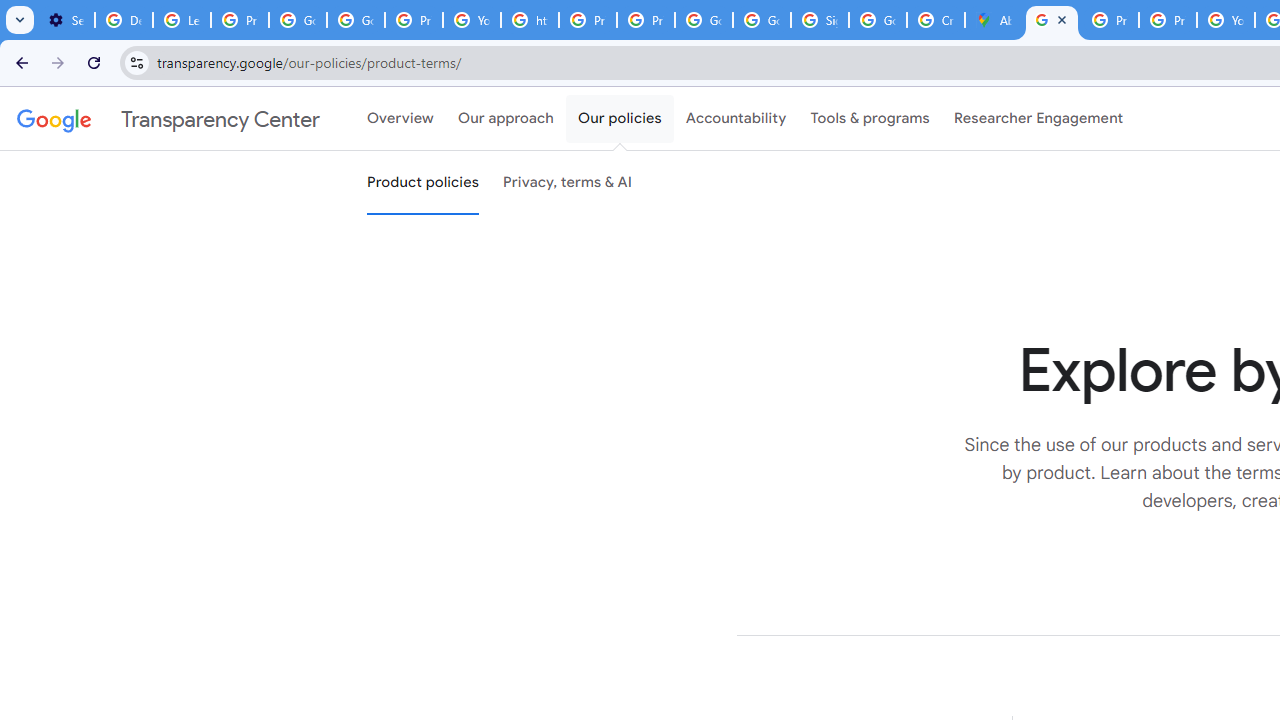  Describe the element at coordinates (168, 119) in the screenshot. I see `'Transparency Center'` at that location.